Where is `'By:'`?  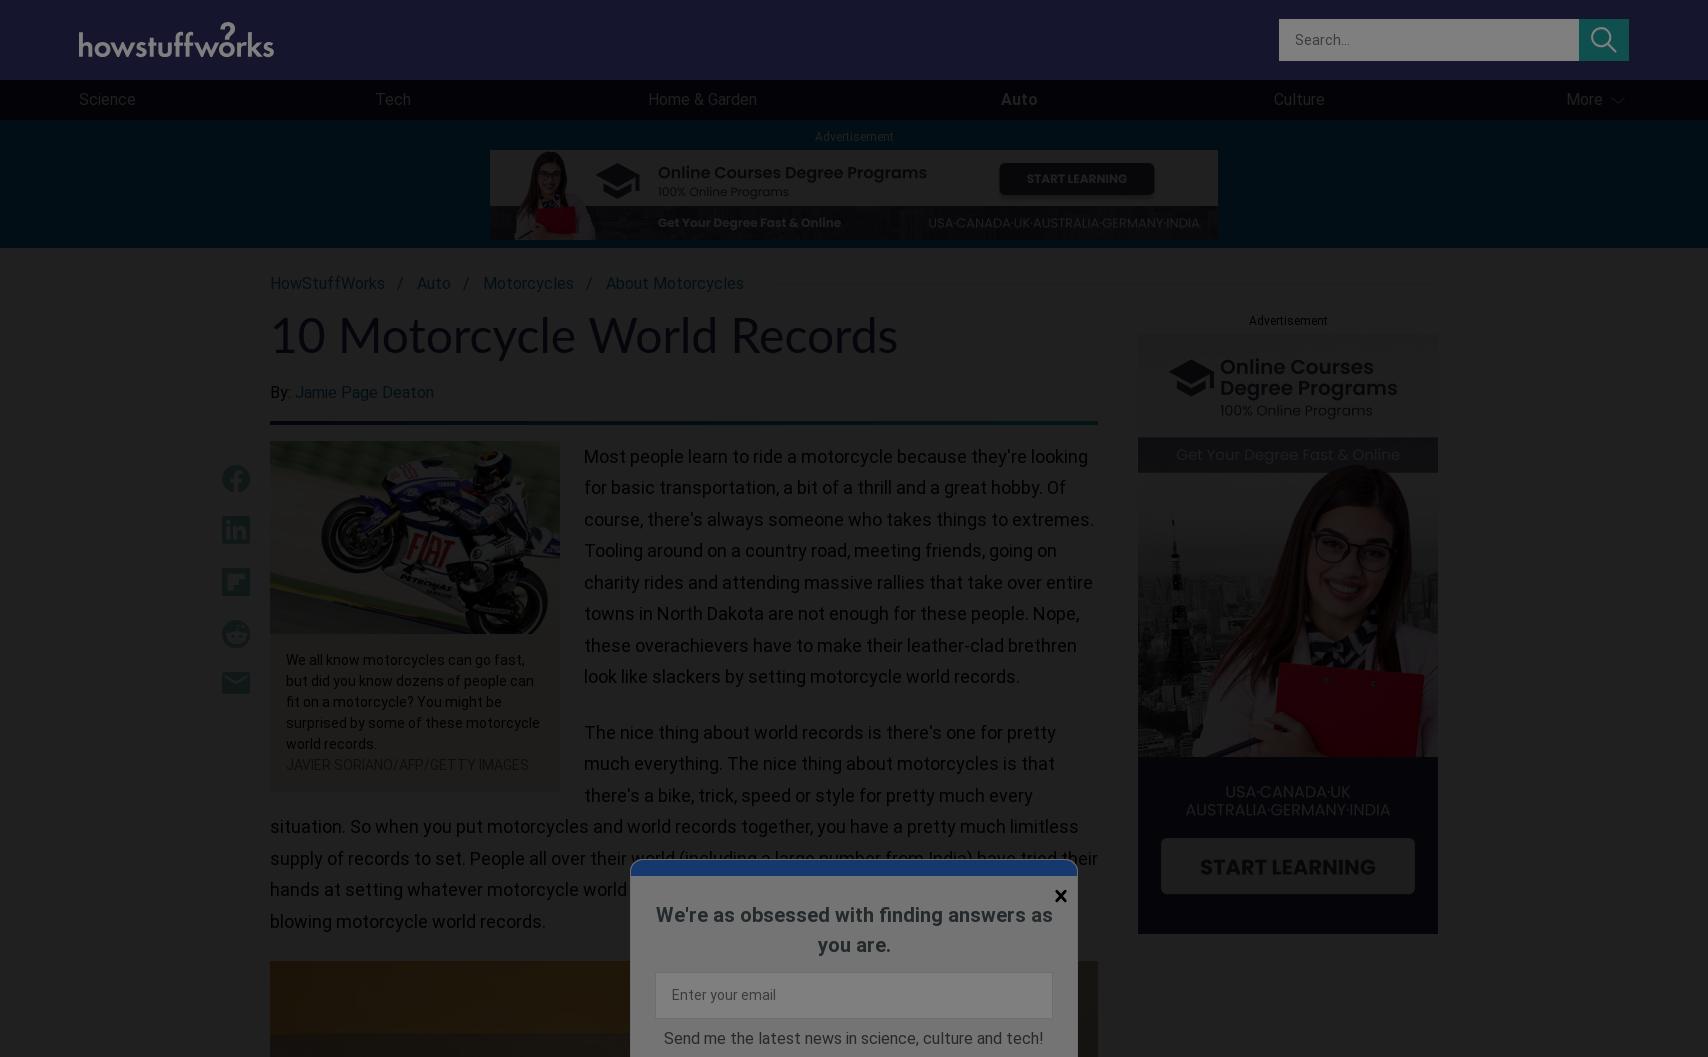 'By:' is located at coordinates (282, 390).